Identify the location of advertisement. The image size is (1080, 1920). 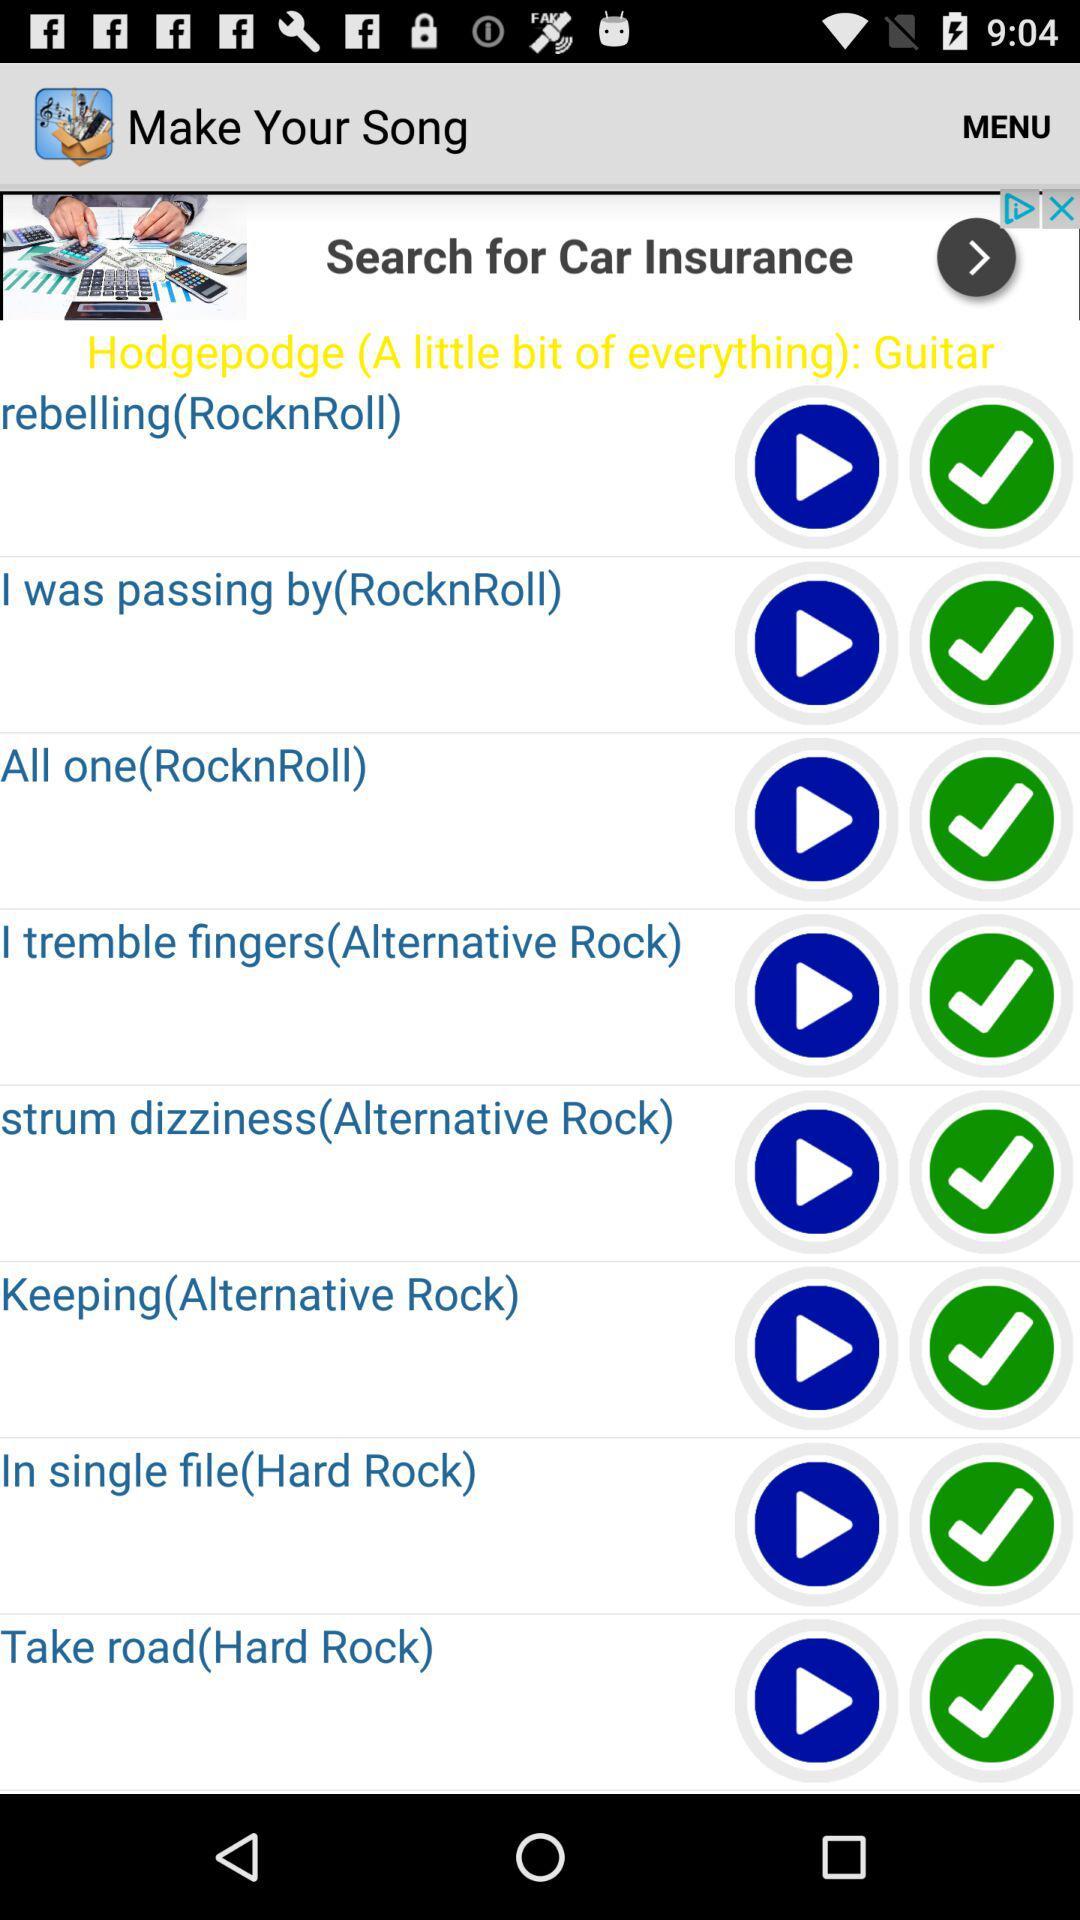
(540, 253).